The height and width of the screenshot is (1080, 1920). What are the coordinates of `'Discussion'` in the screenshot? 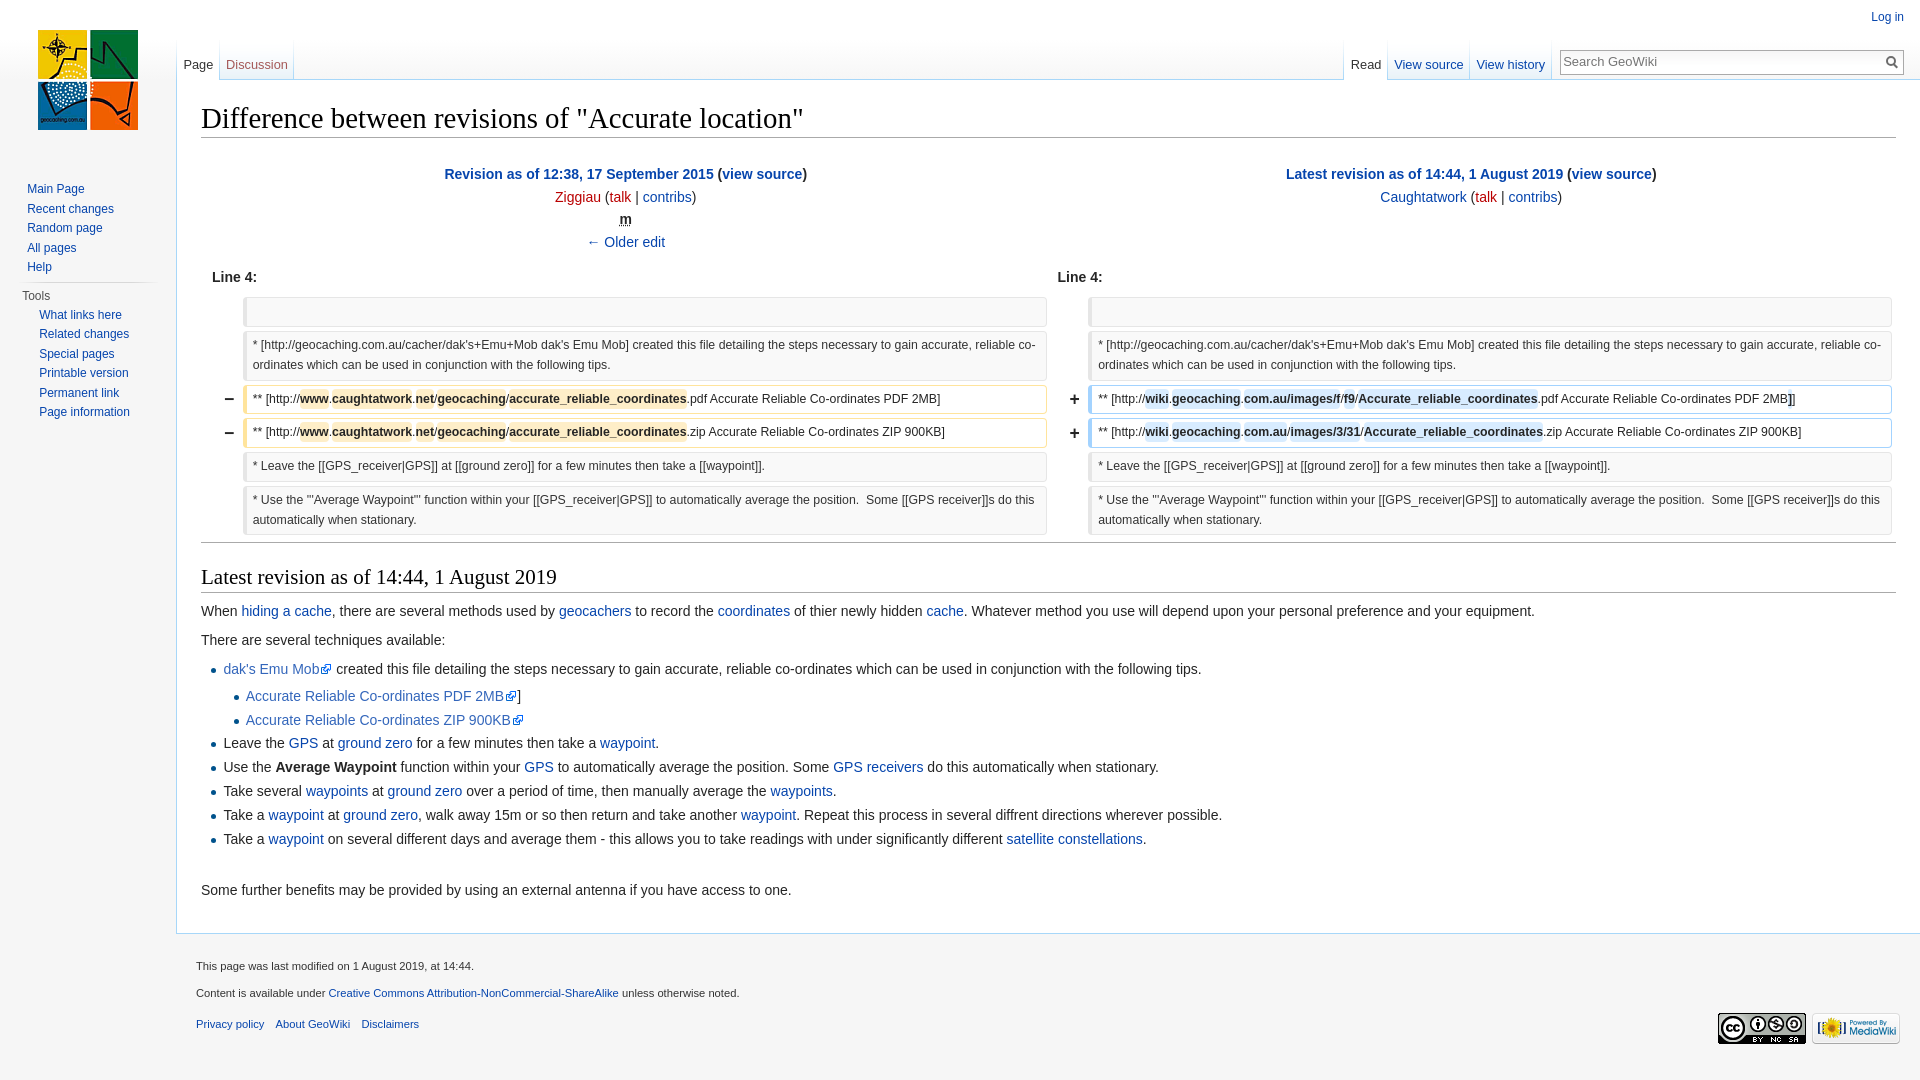 It's located at (256, 59).